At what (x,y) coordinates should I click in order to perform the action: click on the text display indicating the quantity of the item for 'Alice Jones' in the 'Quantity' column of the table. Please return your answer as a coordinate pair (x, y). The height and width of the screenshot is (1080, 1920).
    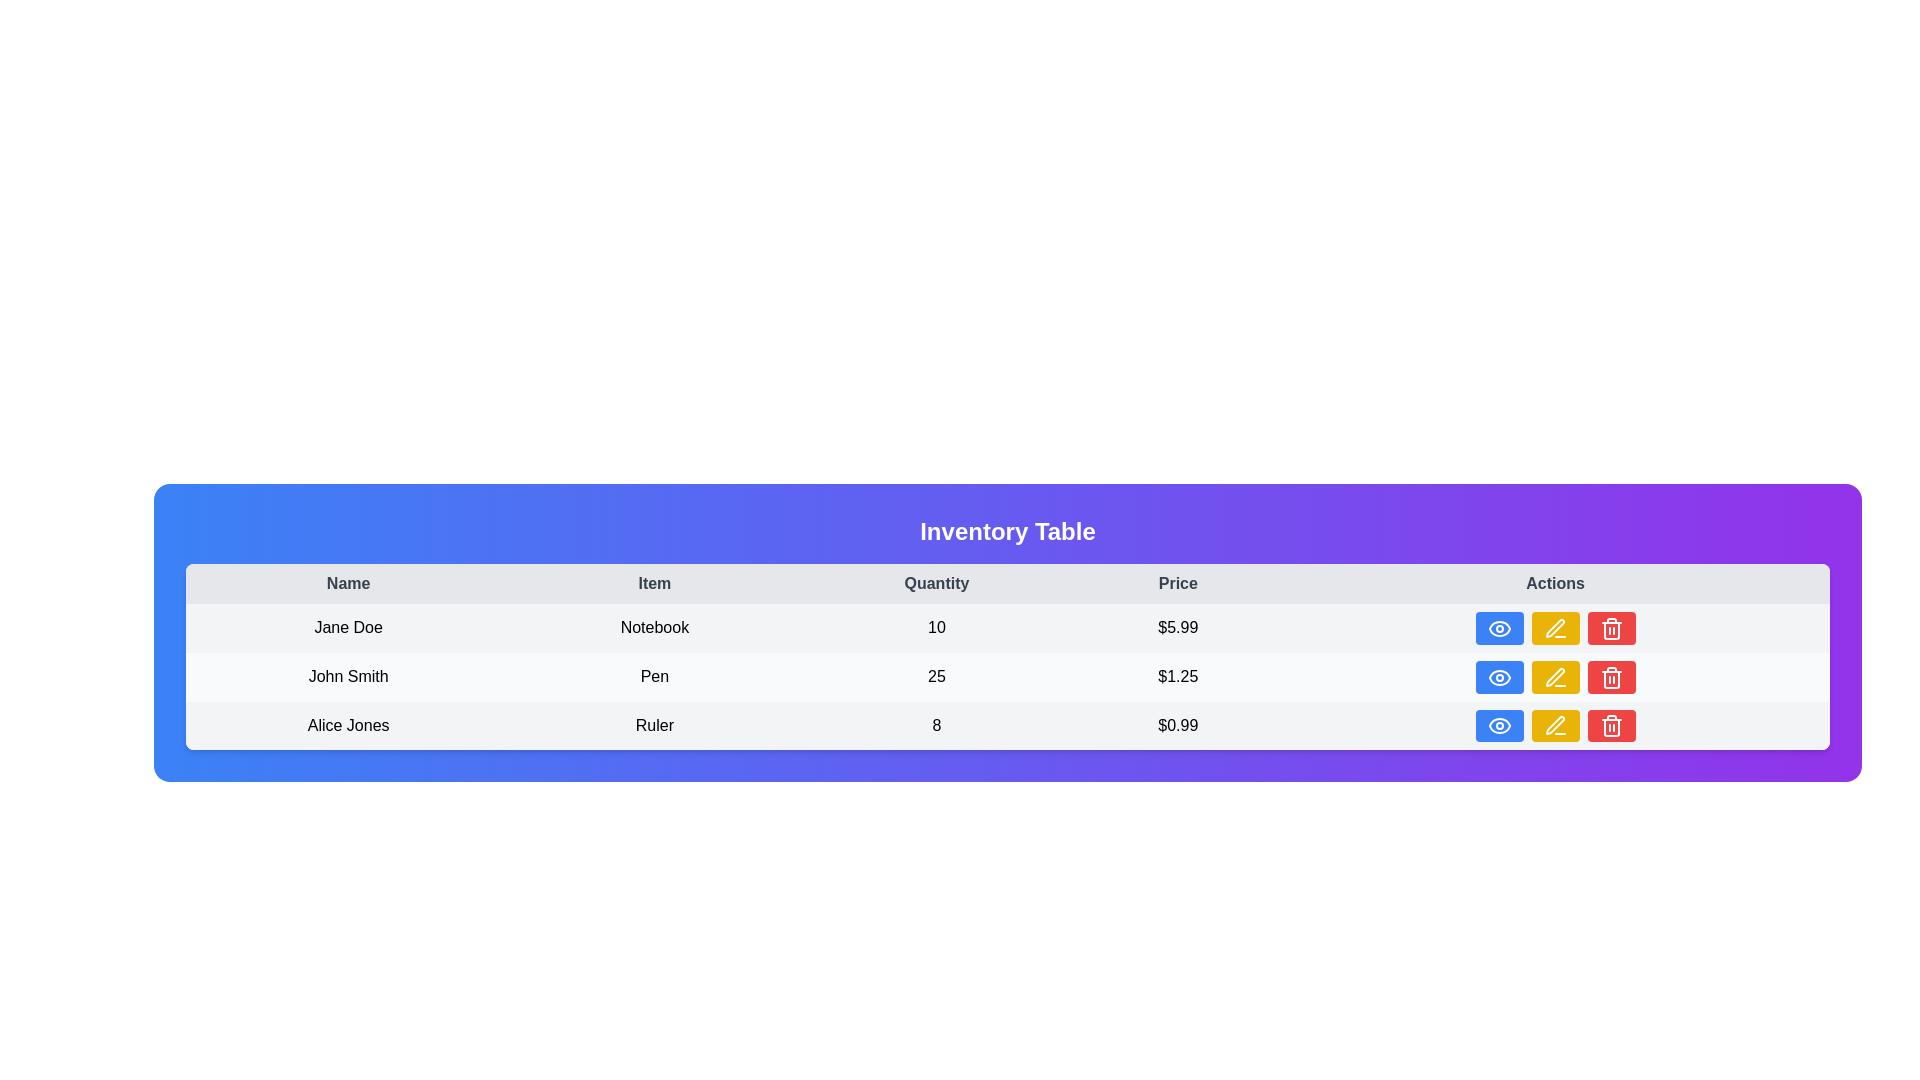
    Looking at the image, I should click on (935, 725).